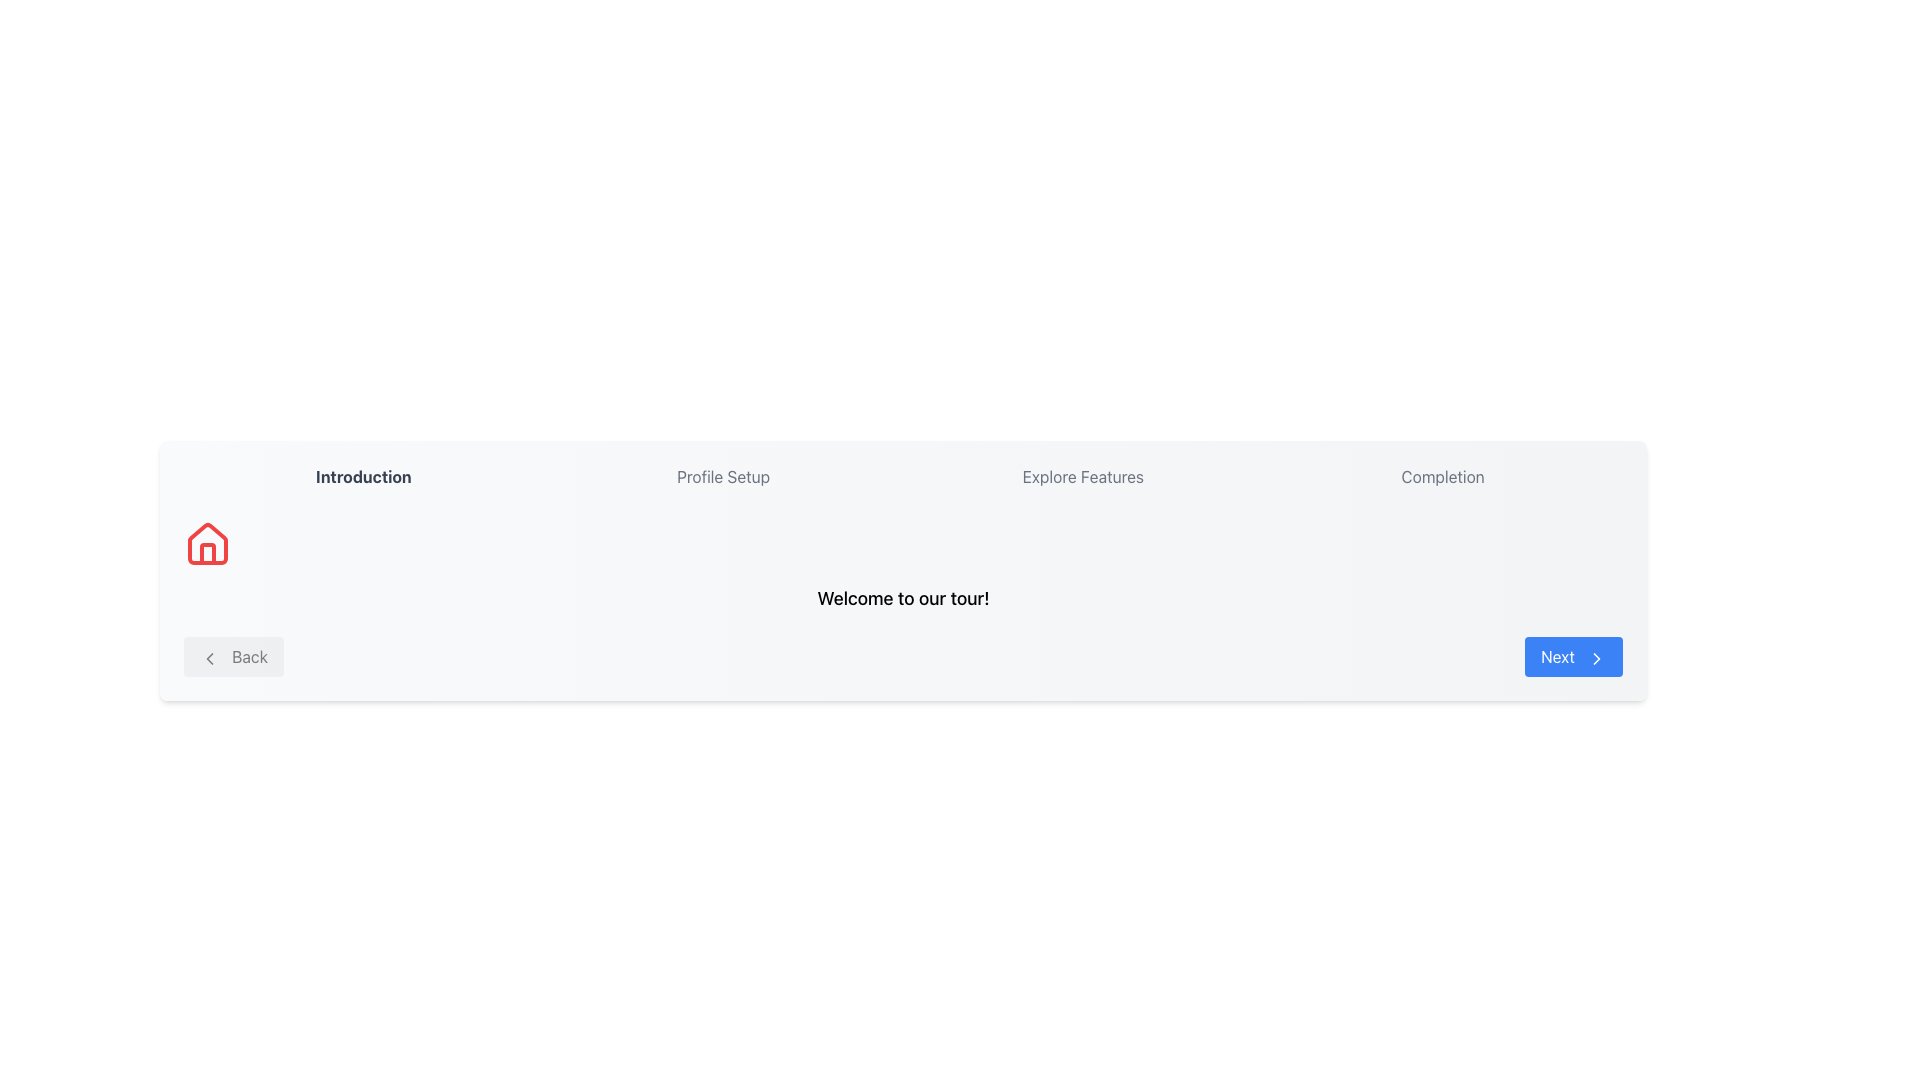  Describe the element at coordinates (1082, 477) in the screenshot. I see `the 'Explore Features' text label in the horizontal navigation bar at the top of the interface` at that location.